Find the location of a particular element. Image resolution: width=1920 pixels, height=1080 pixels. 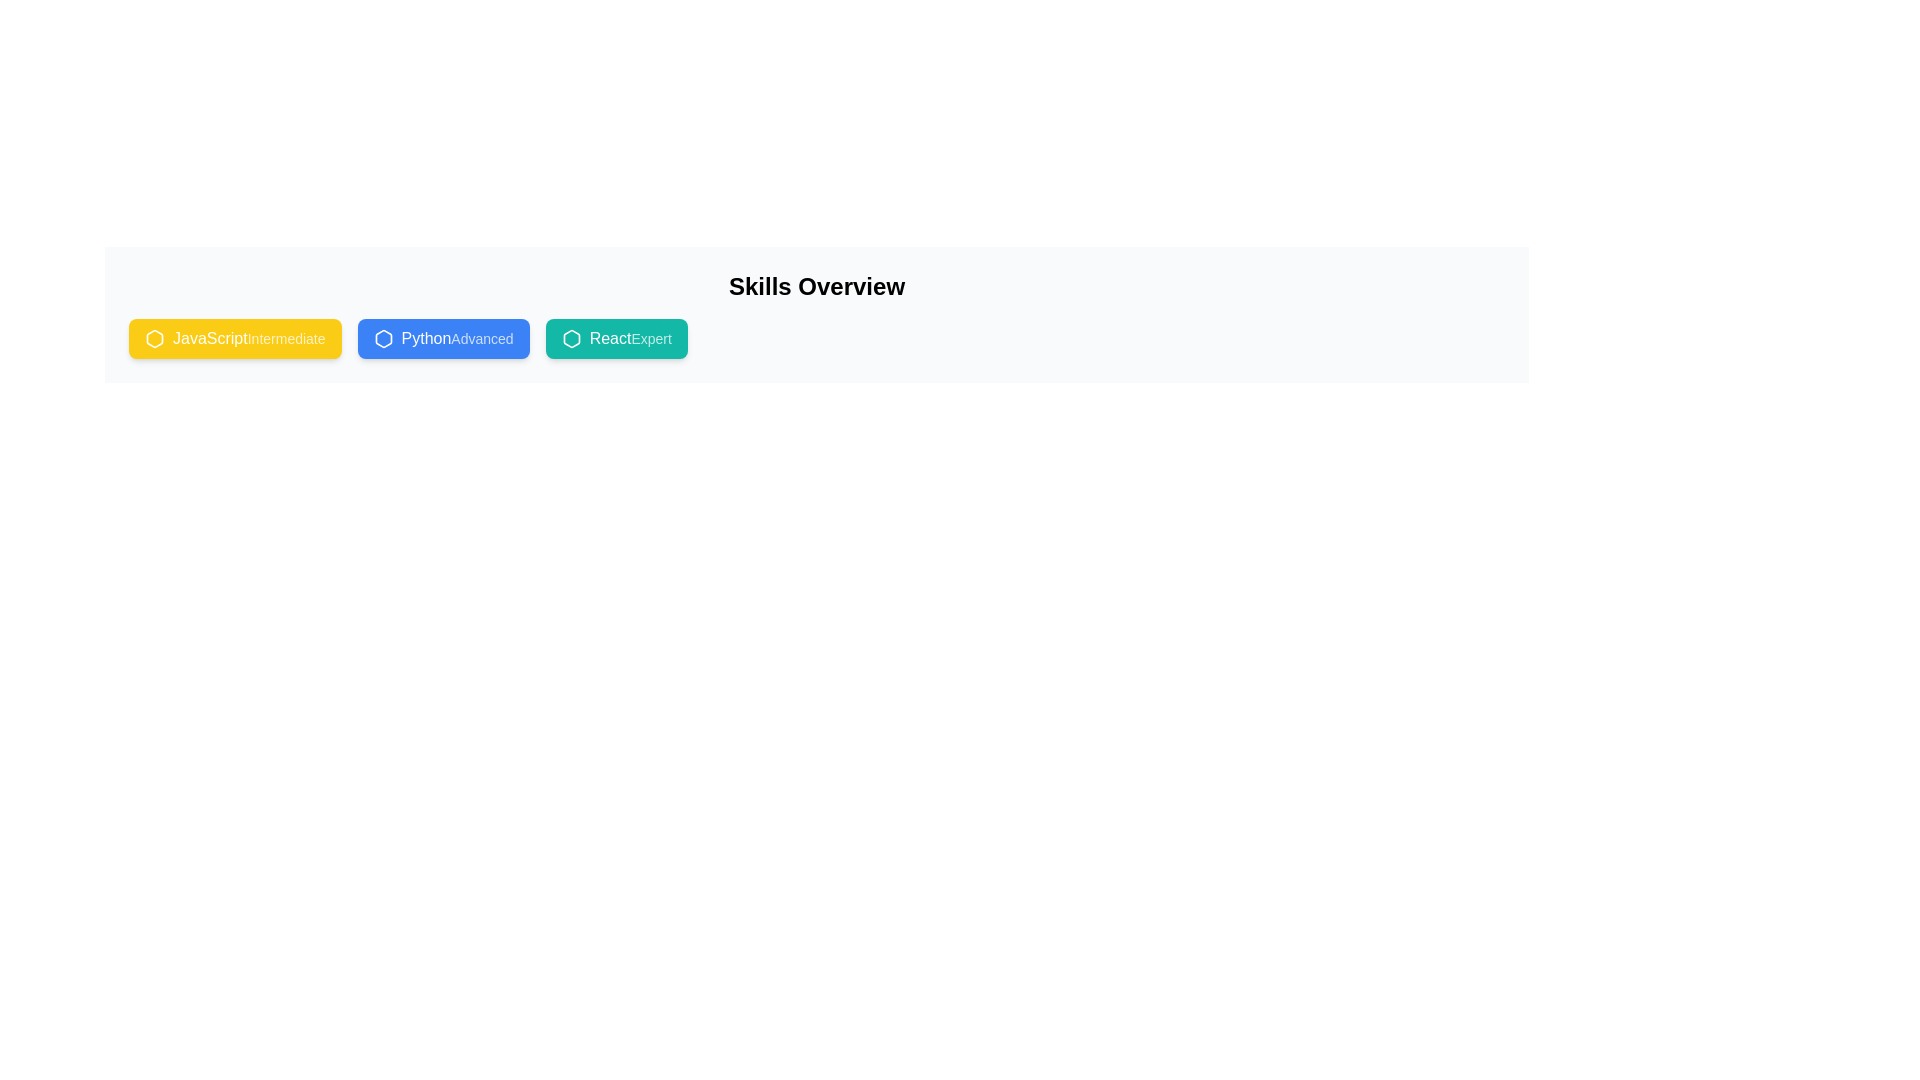

the skill chip corresponding to JavaScript is located at coordinates (235, 338).